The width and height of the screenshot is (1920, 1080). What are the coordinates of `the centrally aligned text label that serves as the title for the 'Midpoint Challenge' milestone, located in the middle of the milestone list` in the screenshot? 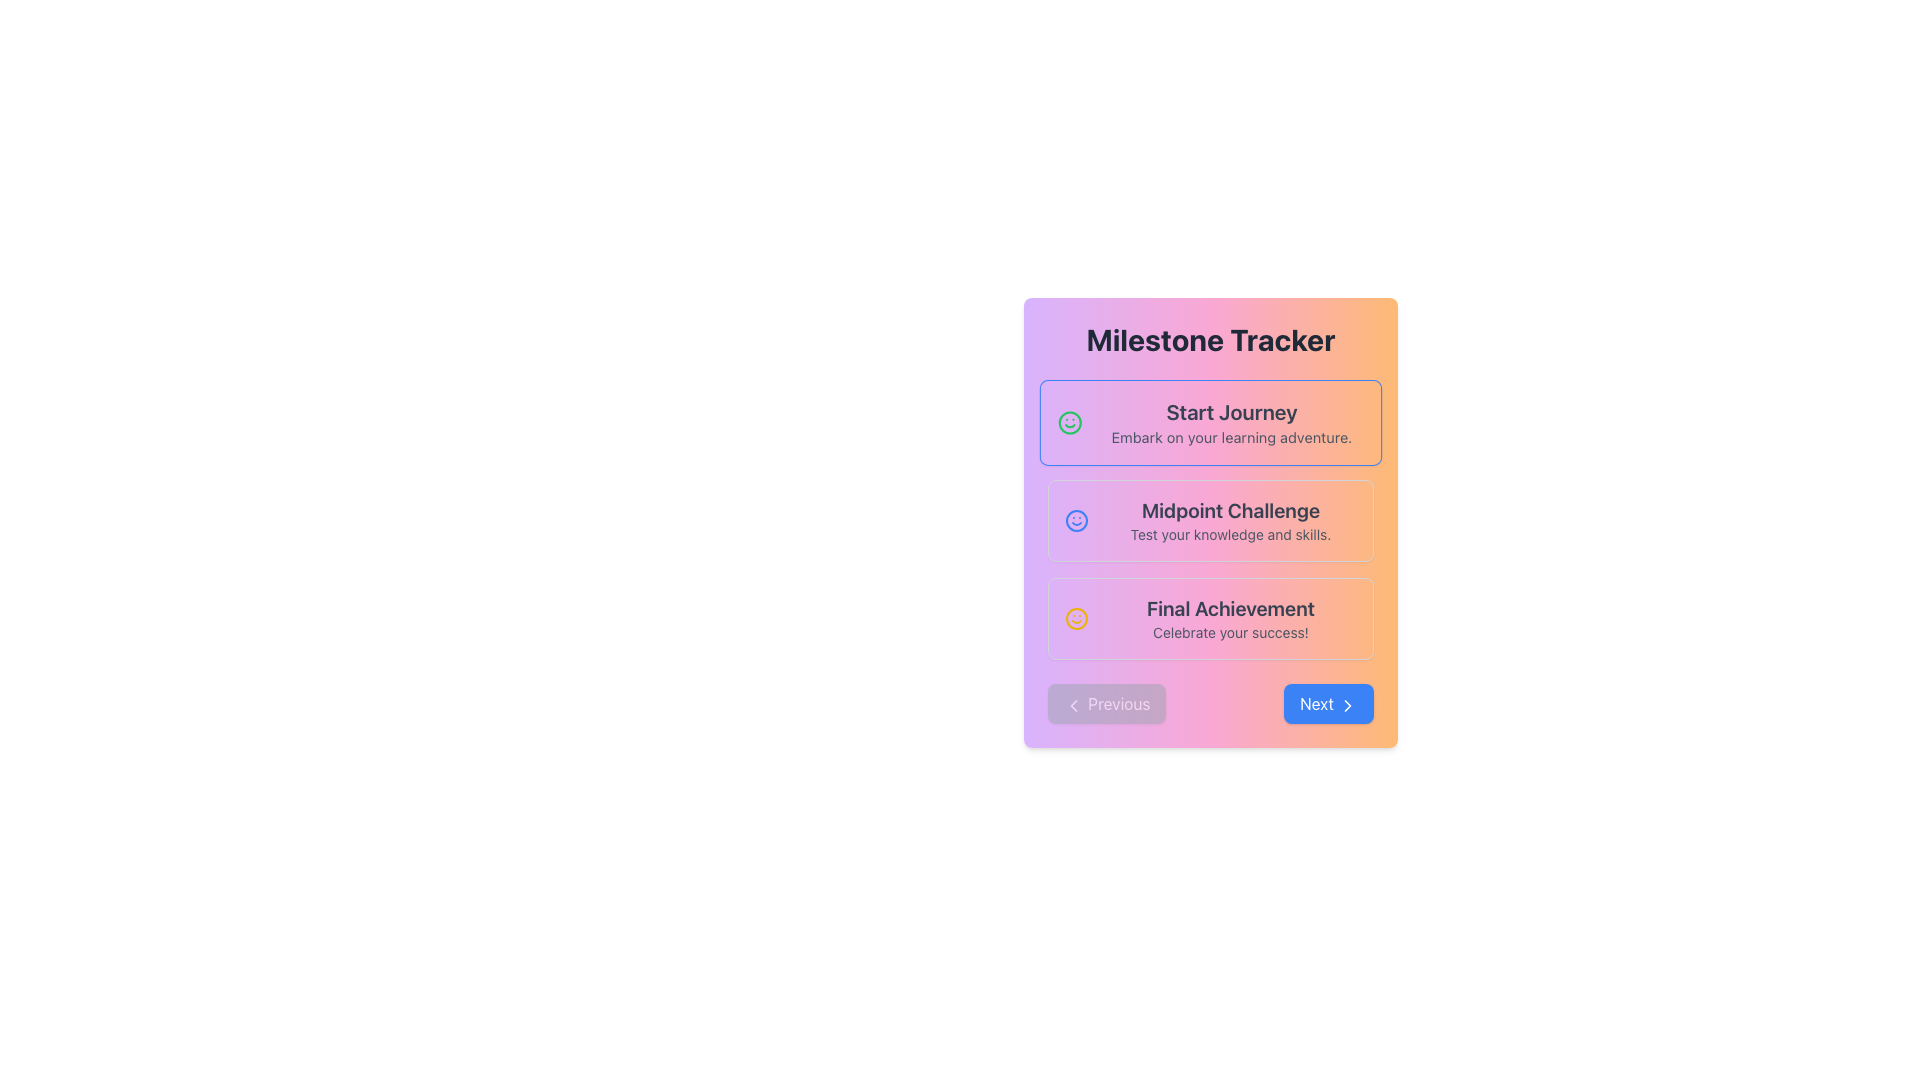 It's located at (1229, 509).